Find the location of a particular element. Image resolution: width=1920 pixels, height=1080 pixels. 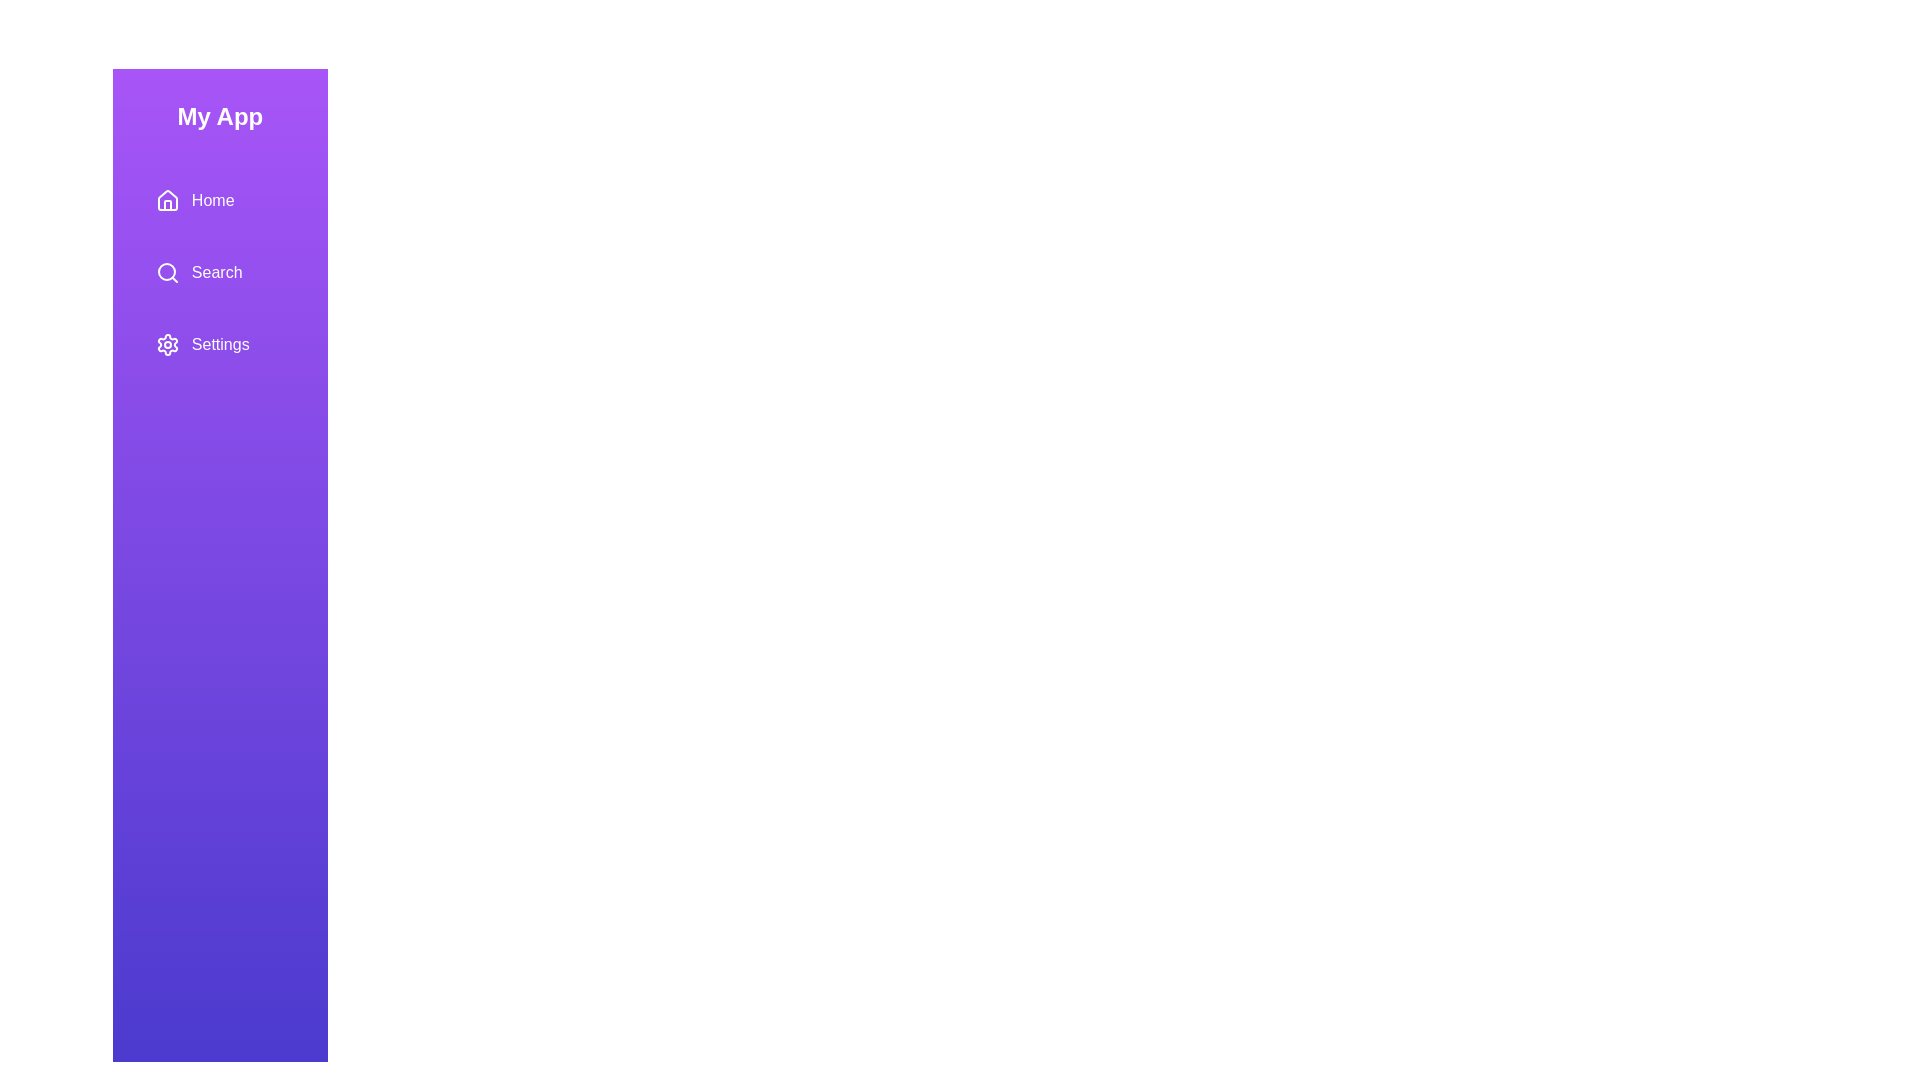

the menu item Search to trigger the hover effect is located at coordinates (220, 273).